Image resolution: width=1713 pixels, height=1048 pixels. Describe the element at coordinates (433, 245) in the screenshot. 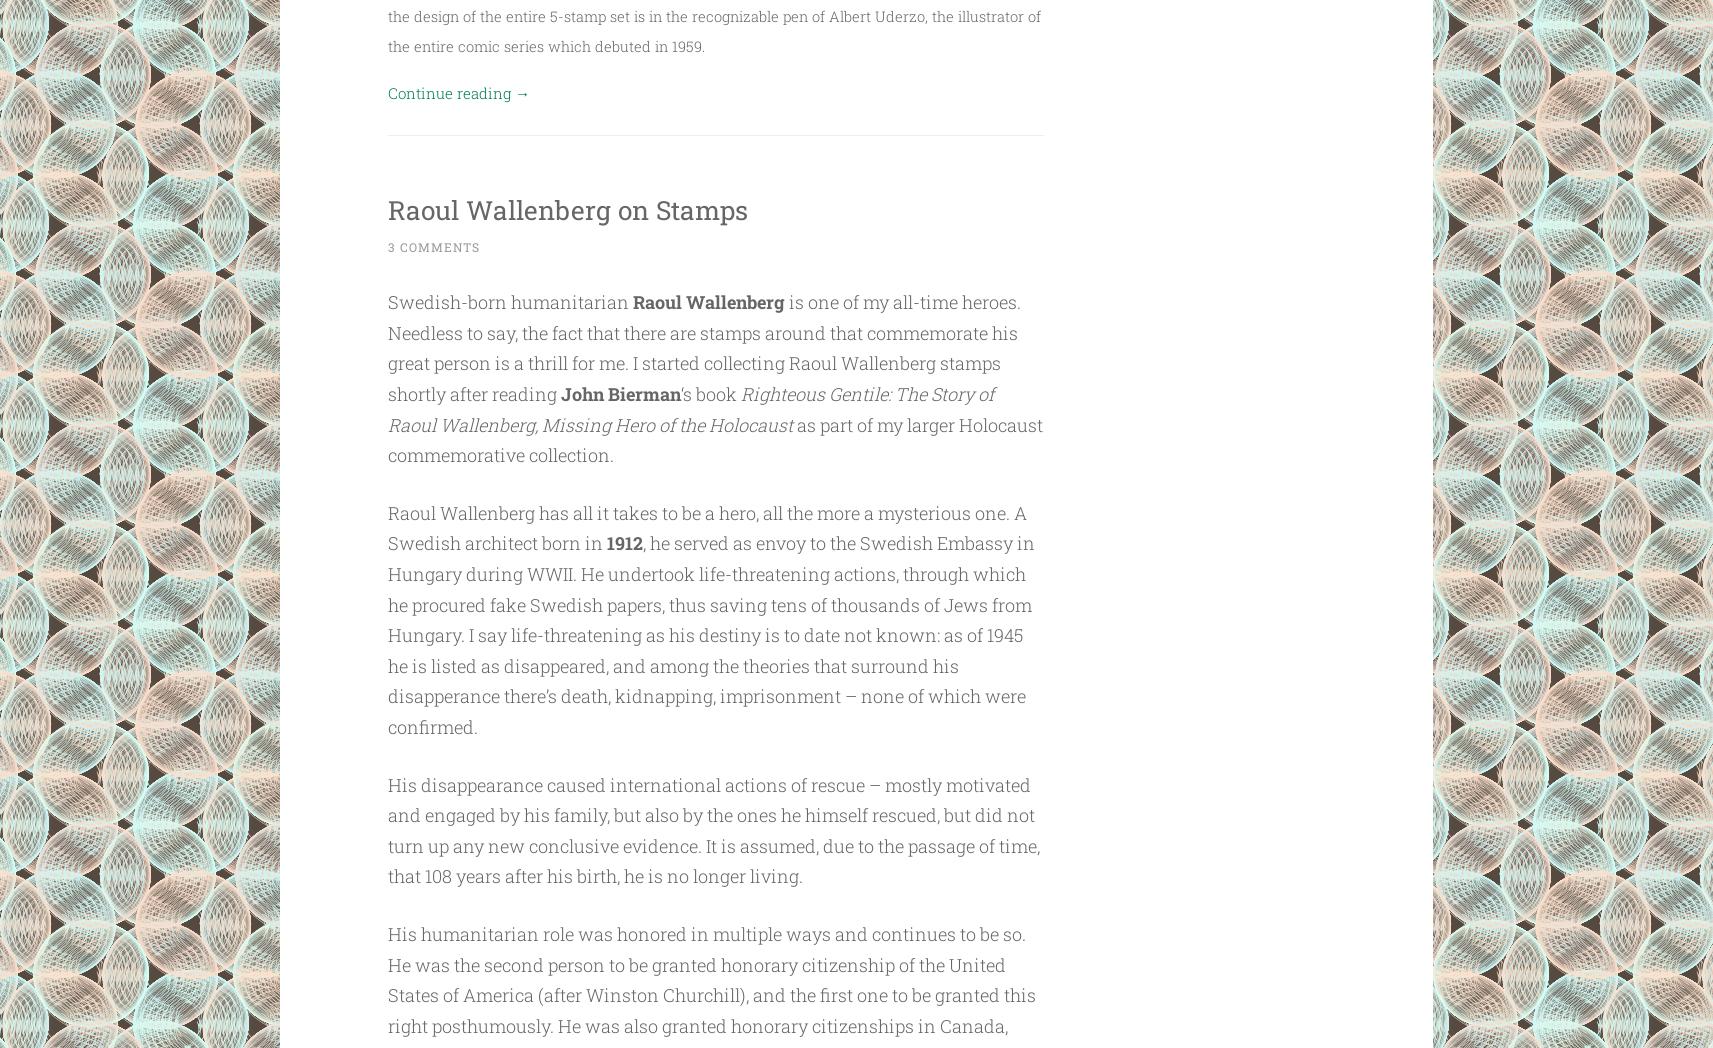

I see `'3 Comments'` at that location.